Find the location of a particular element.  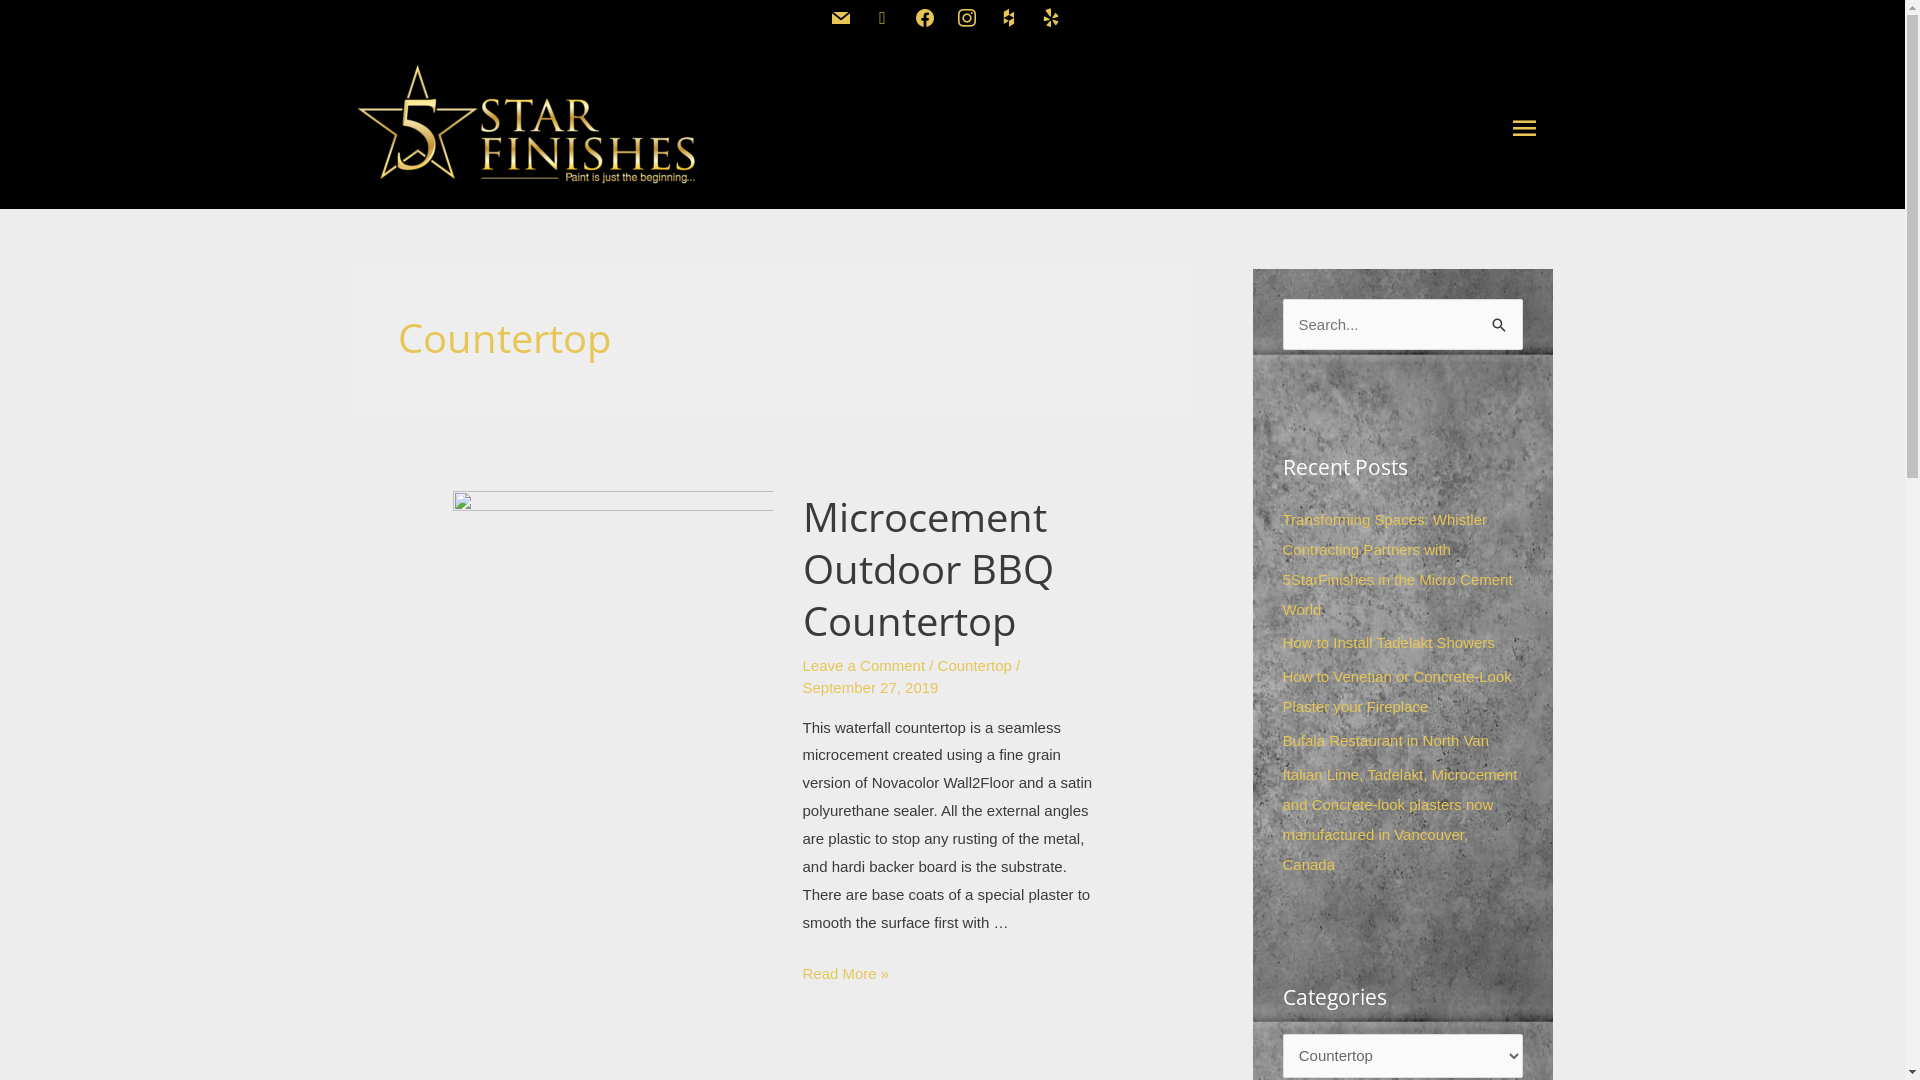

'phone-square' is located at coordinates (865, 16).